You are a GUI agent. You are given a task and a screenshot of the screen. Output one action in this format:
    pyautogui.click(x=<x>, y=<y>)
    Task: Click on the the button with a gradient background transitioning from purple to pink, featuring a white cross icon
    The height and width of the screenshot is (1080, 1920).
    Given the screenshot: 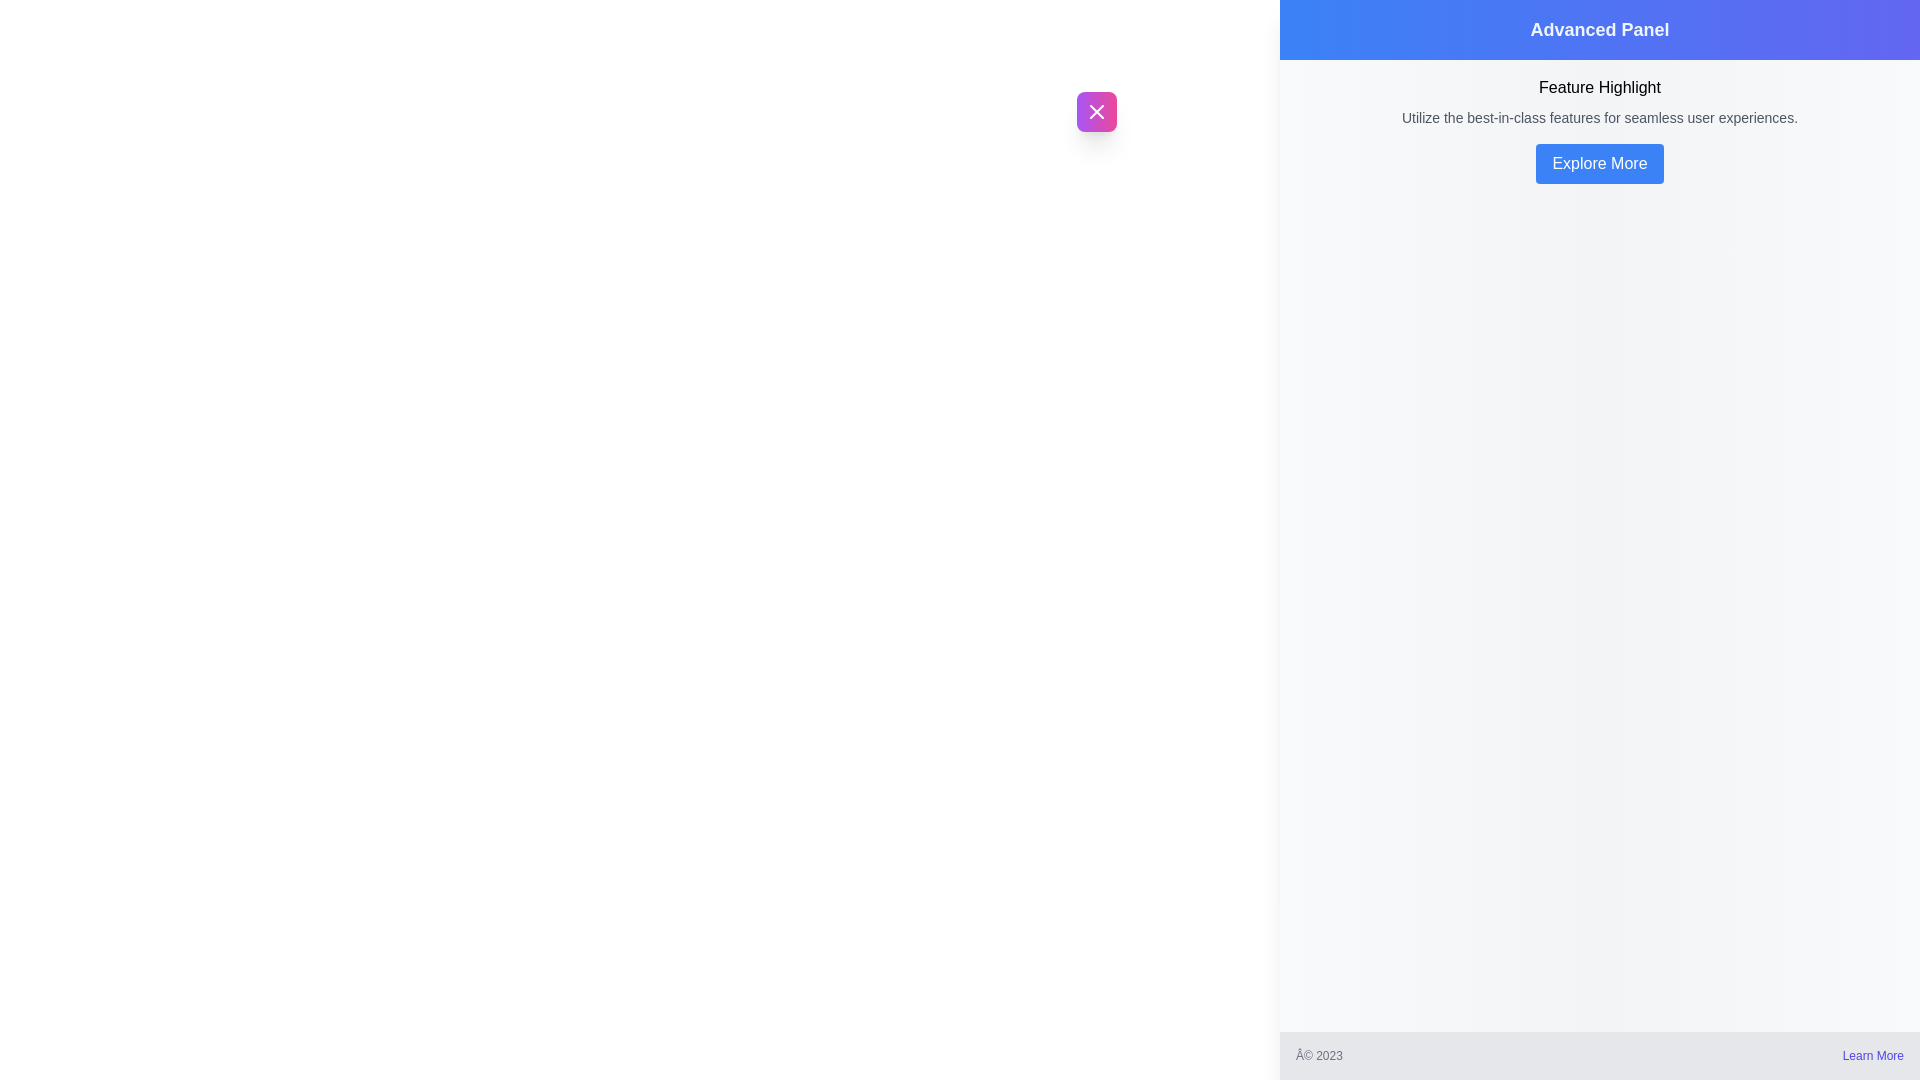 What is the action you would take?
    pyautogui.click(x=1095, y=111)
    